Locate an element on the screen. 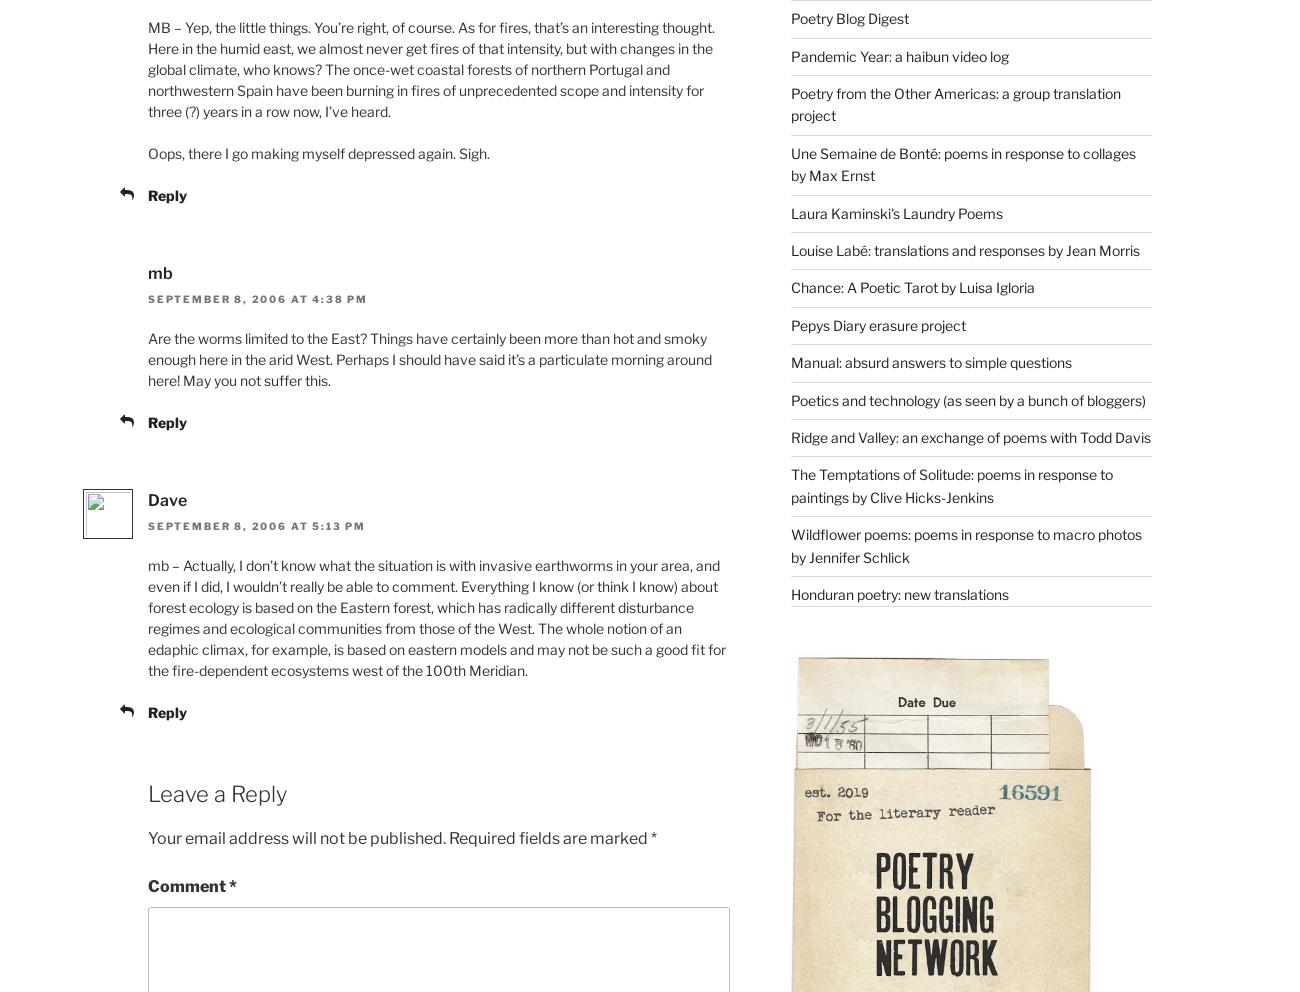 Image resolution: width=1300 pixels, height=992 pixels. 'Une Semaine de Bonté: poems in response to collages by Max Ernst' is located at coordinates (962, 163).